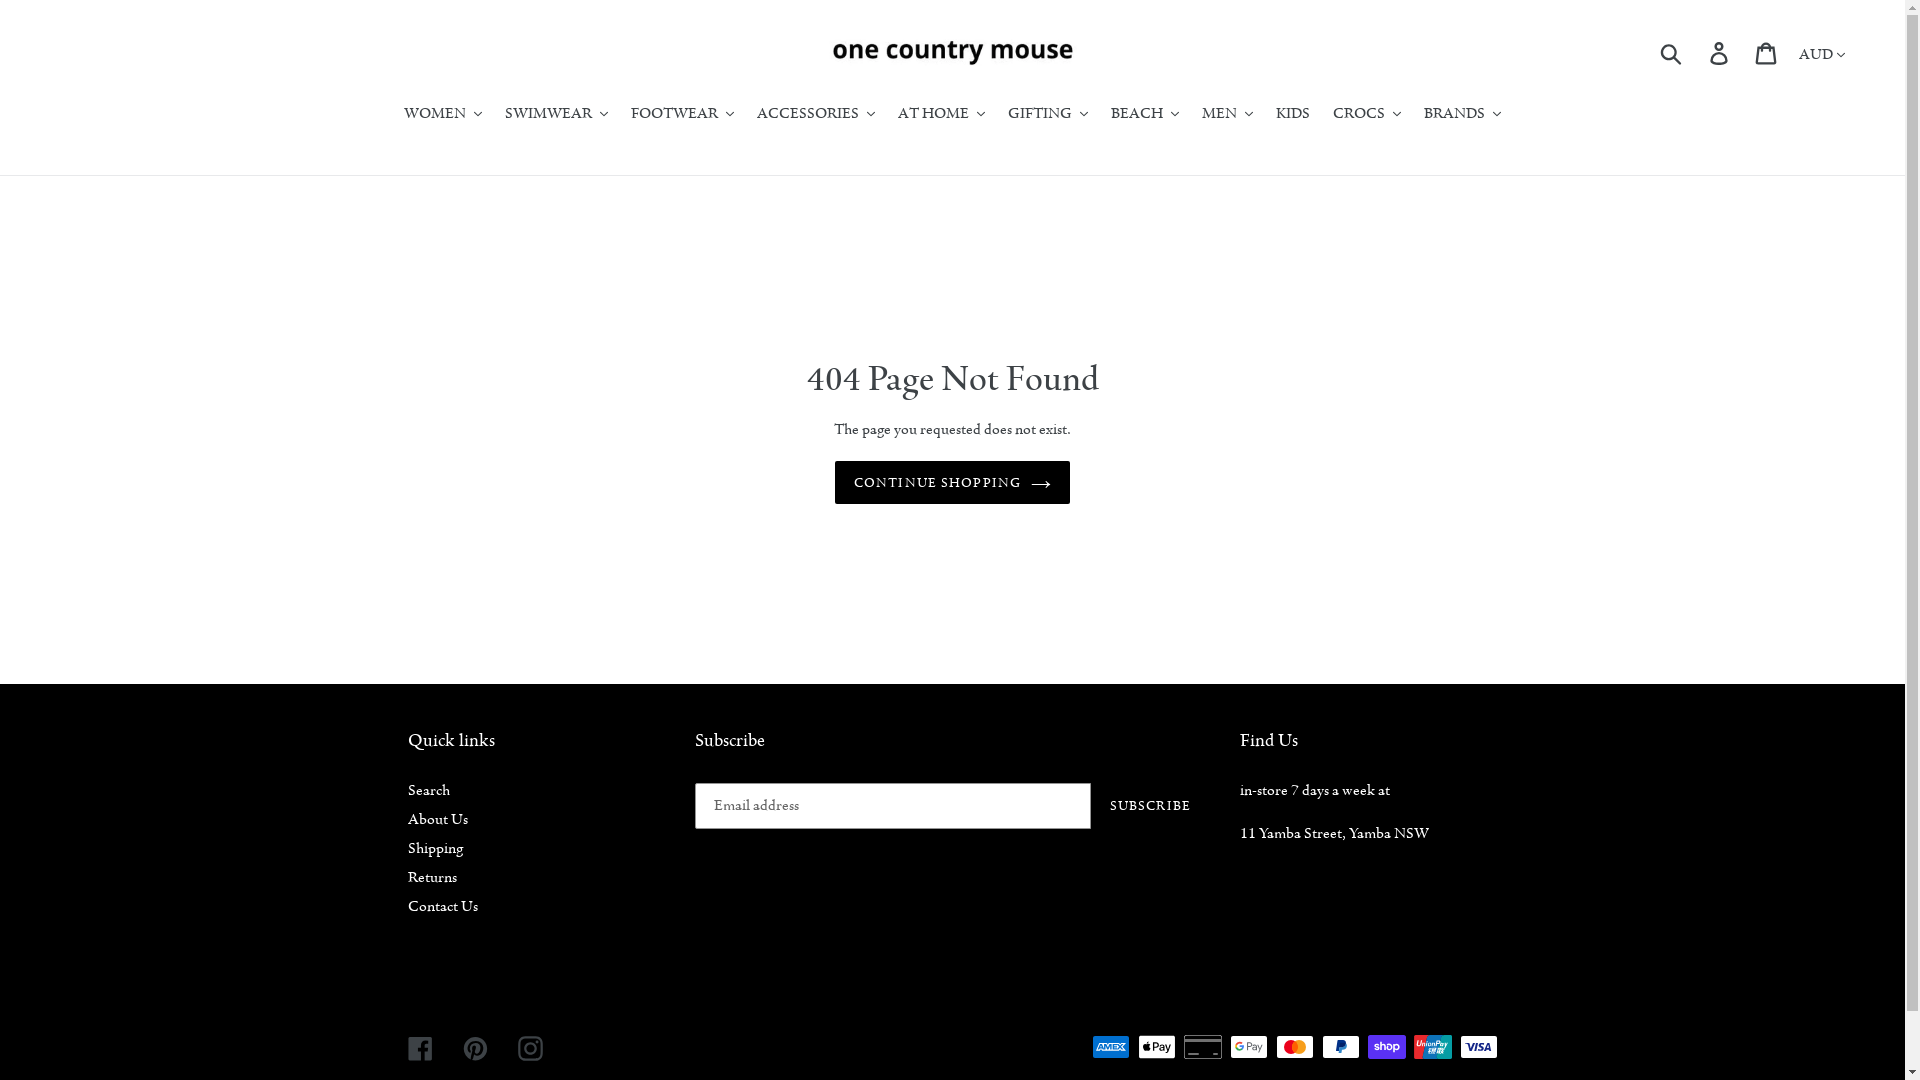 The image size is (1920, 1080). I want to click on 'Submit', so click(1672, 52).